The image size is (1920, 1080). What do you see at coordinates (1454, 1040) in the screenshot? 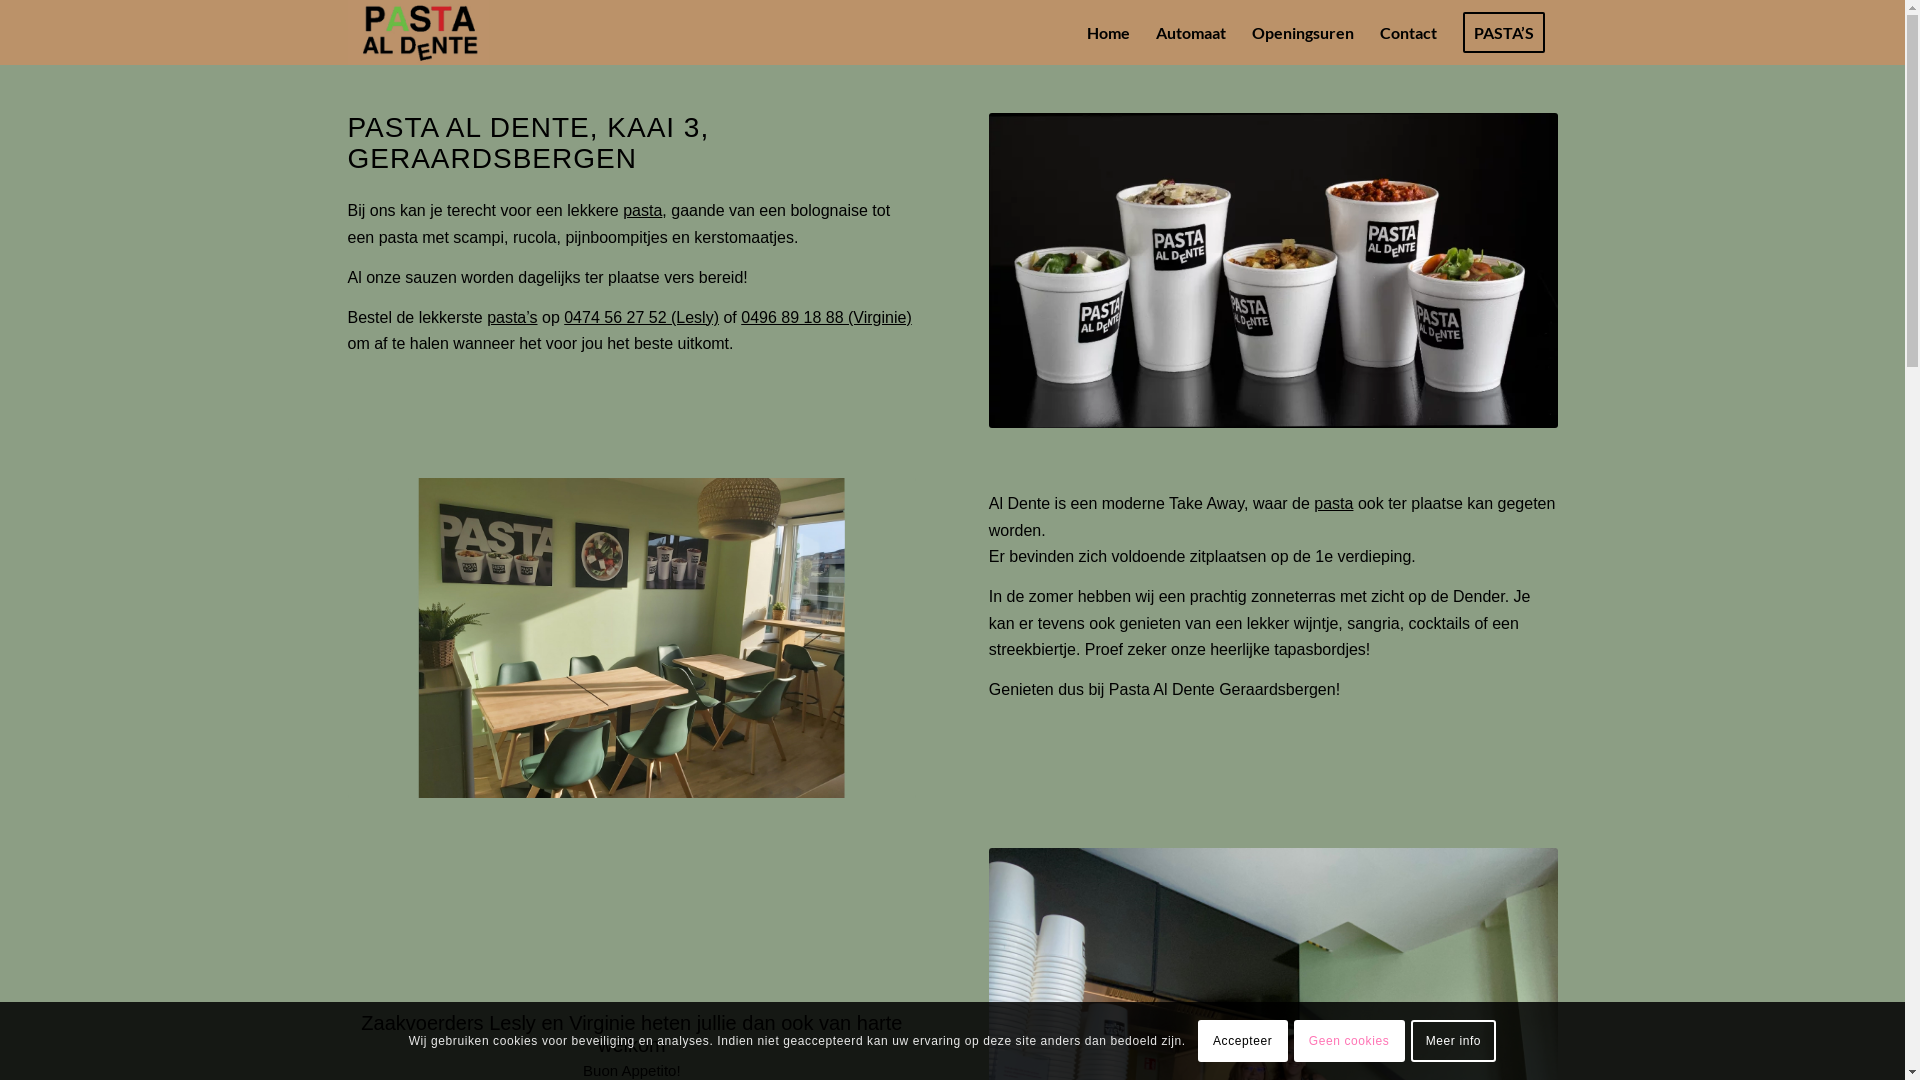
I see `'Meer info'` at bounding box center [1454, 1040].